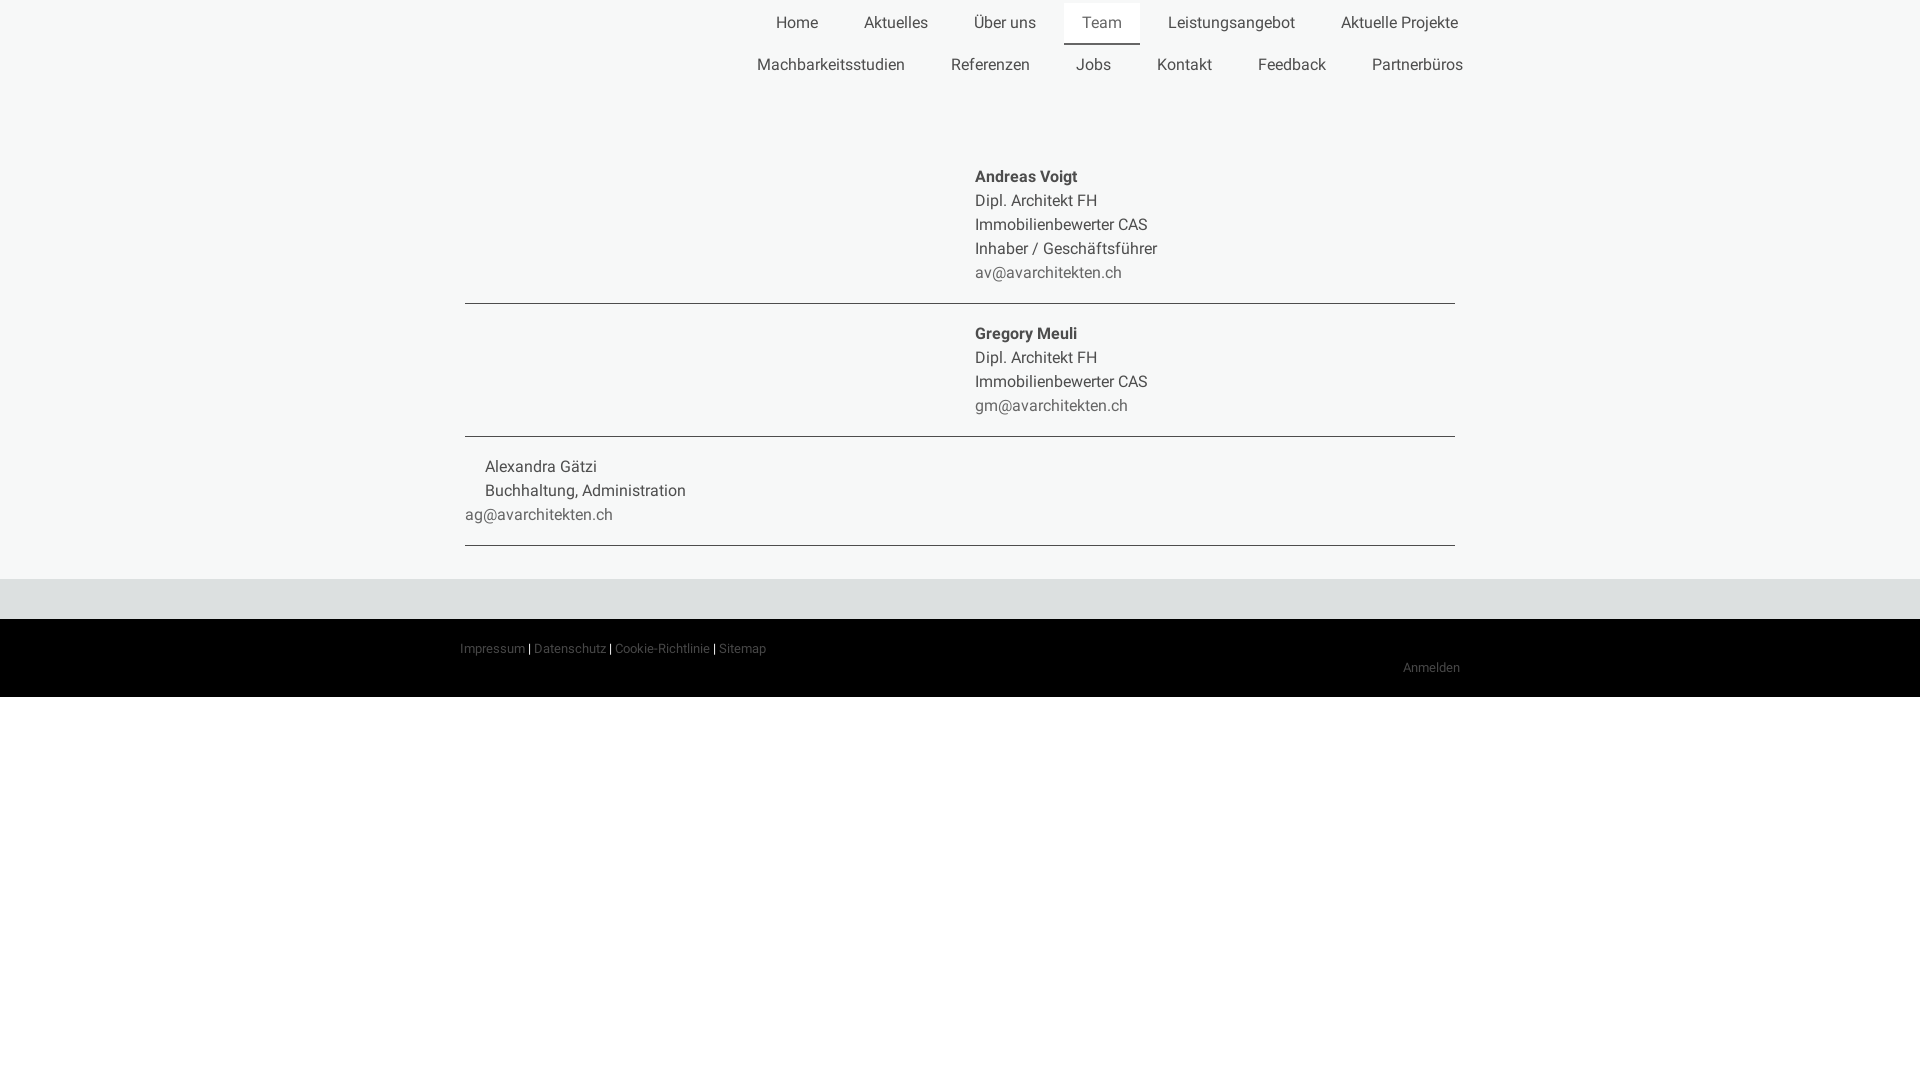 The height and width of the screenshot is (1080, 1920). I want to click on 'Anmelden', so click(1430, 667).